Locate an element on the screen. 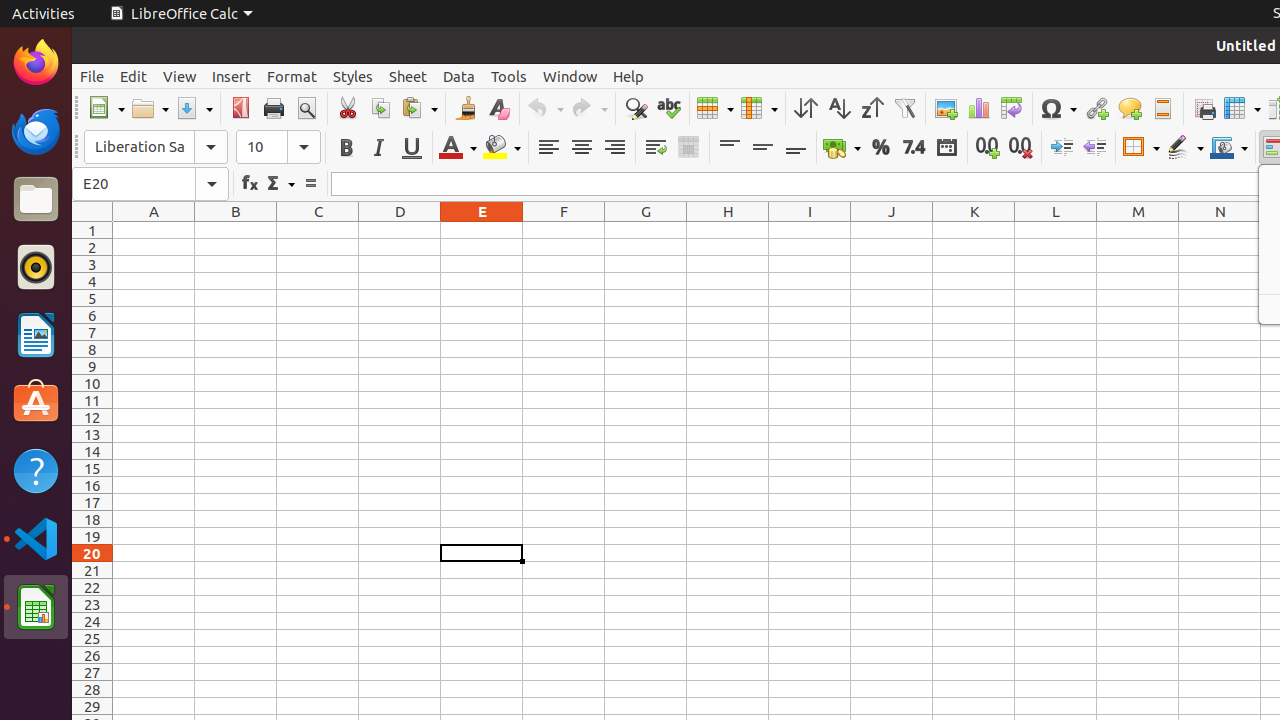 Image resolution: width=1280 pixels, height=720 pixels. 'Thunderbird Mail' is located at coordinates (35, 130).